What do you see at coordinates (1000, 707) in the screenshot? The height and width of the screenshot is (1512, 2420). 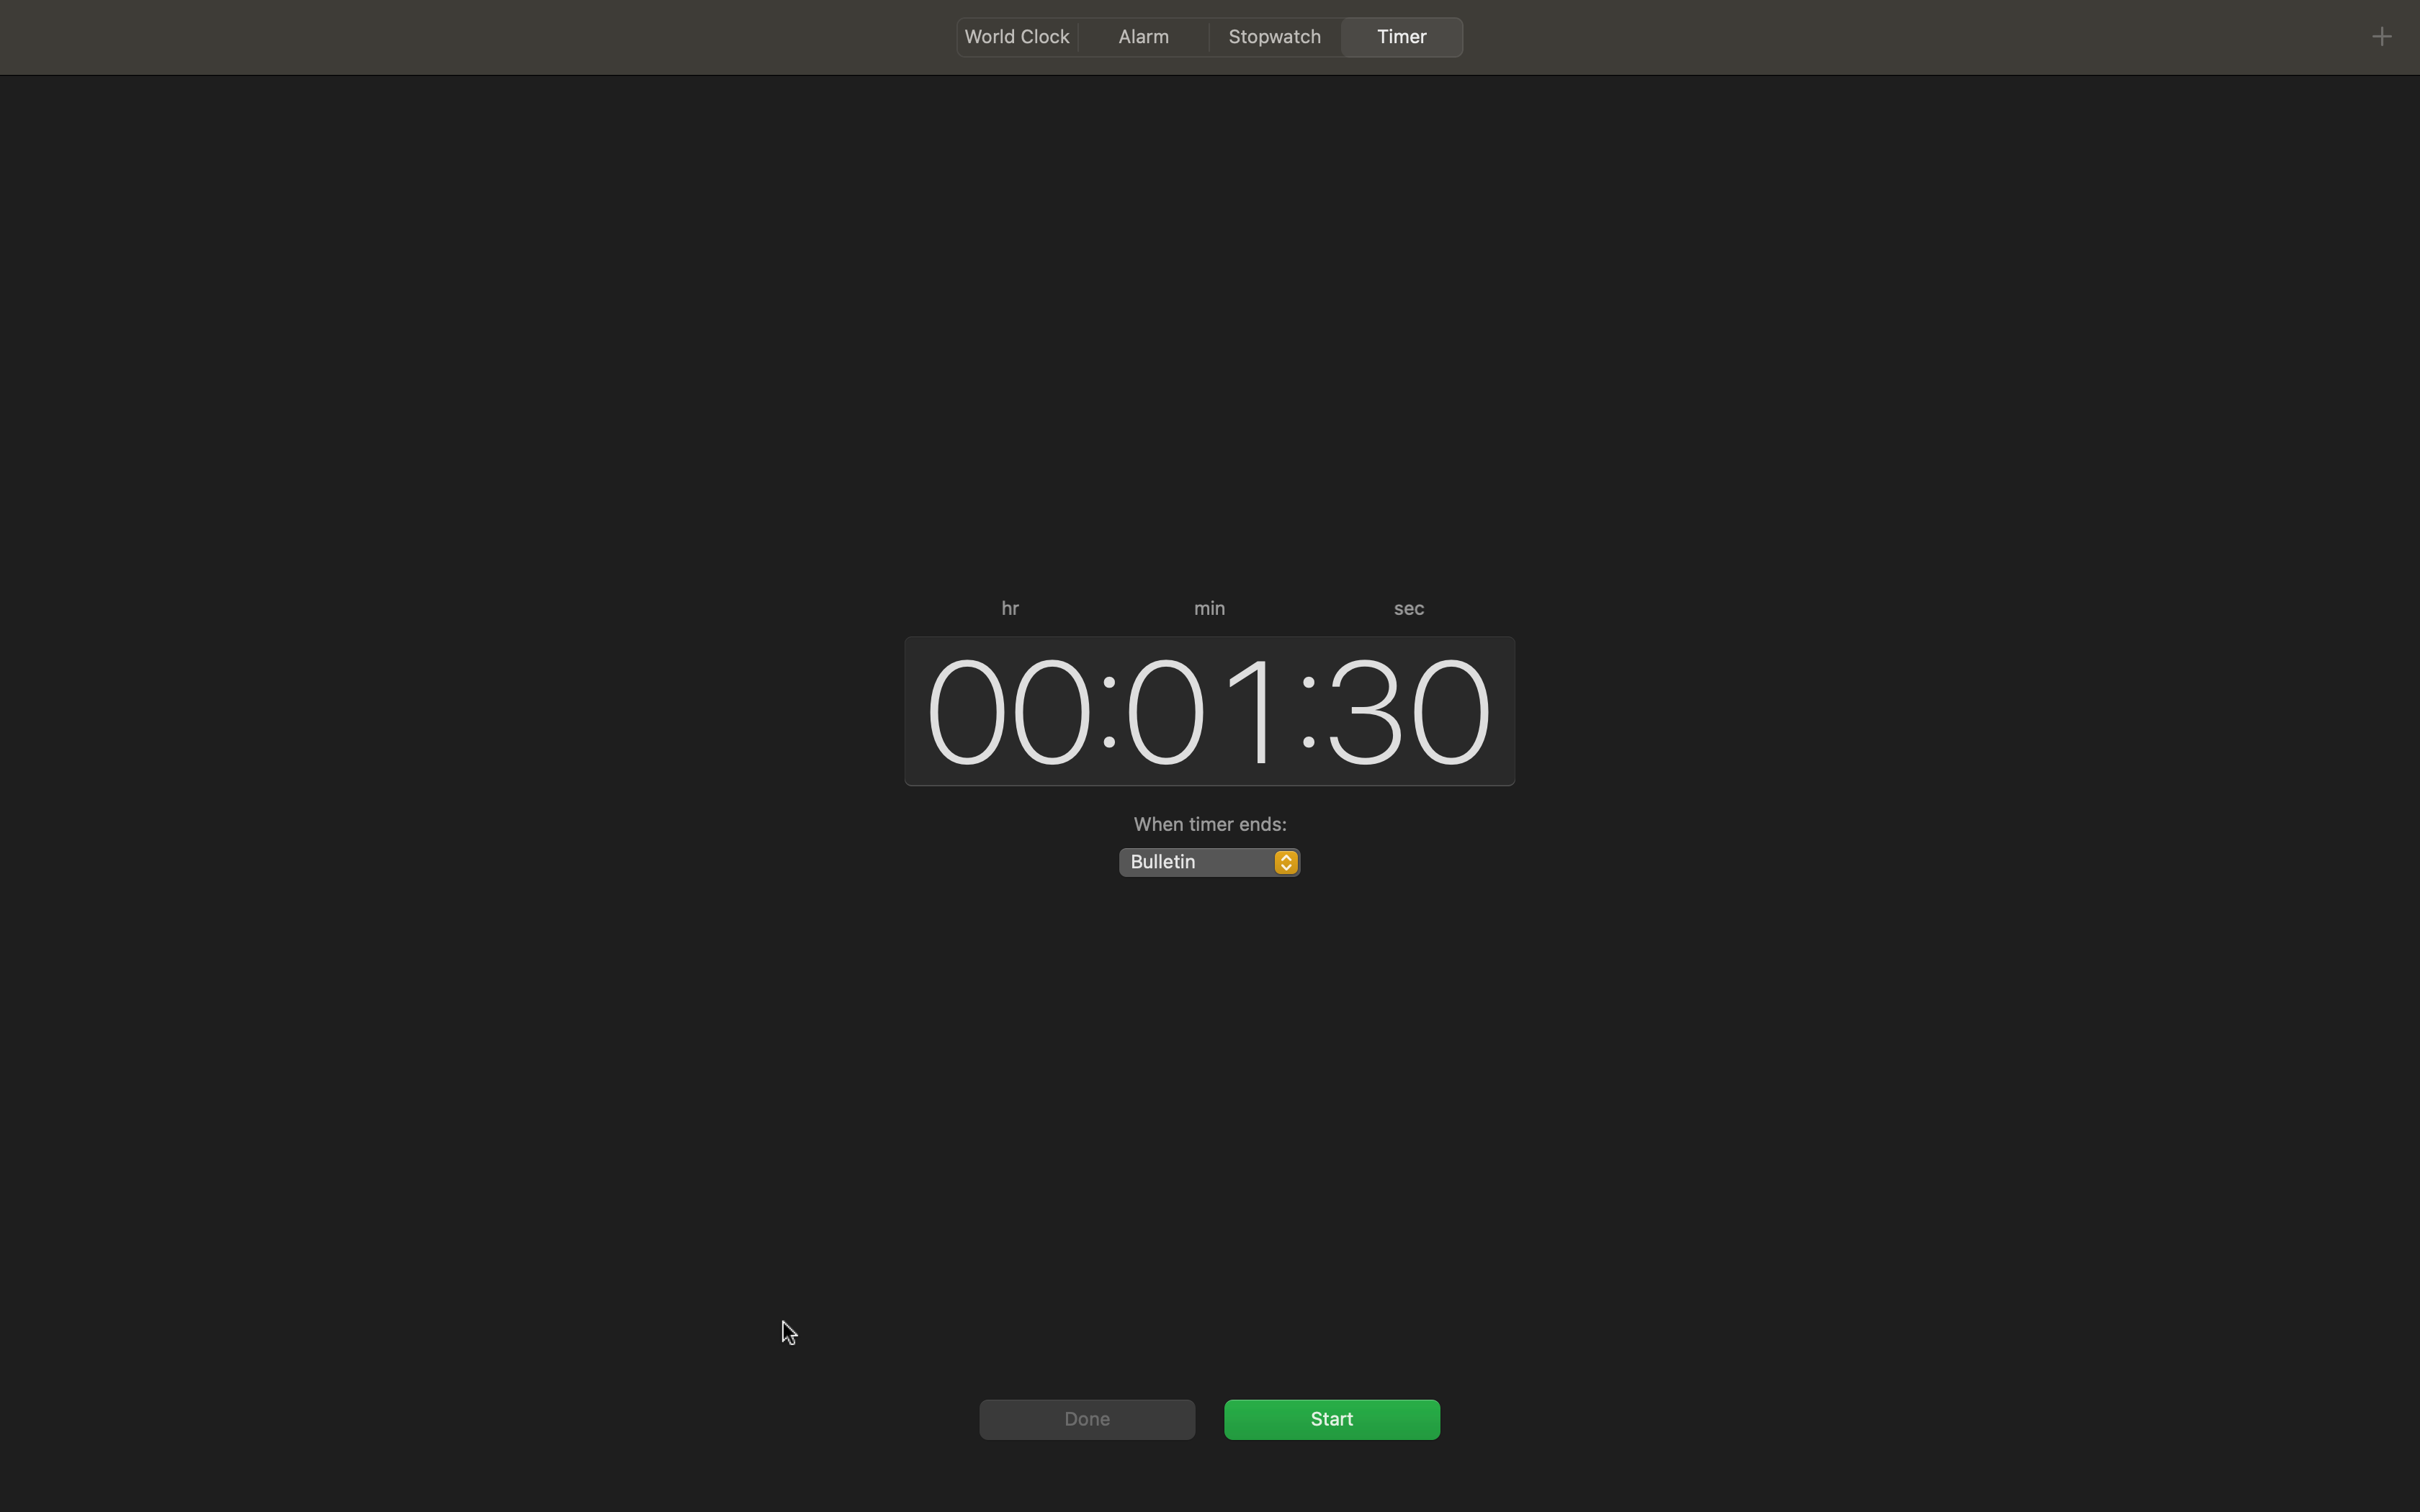 I see `the hour component of time to 00` at bounding box center [1000, 707].